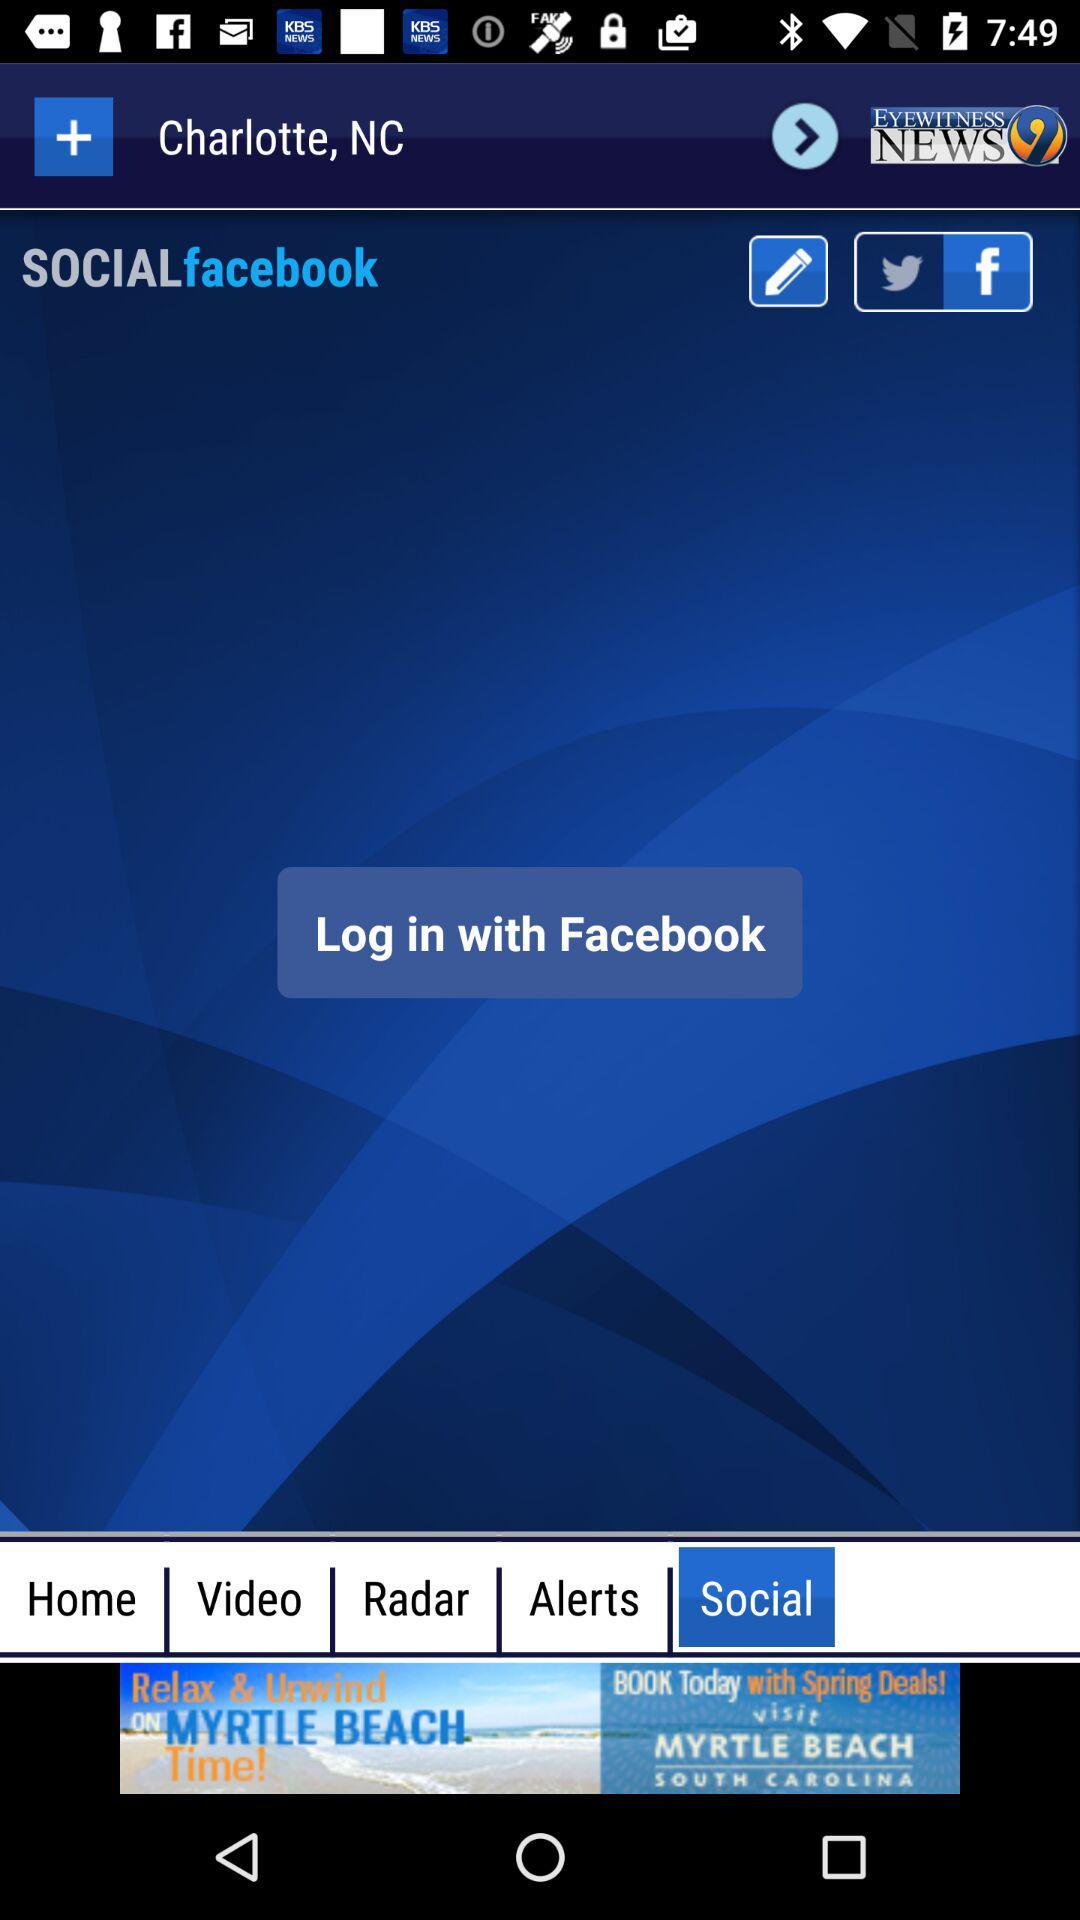 The image size is (1080, 1920). I want to click on city or area, so click(72, 135).